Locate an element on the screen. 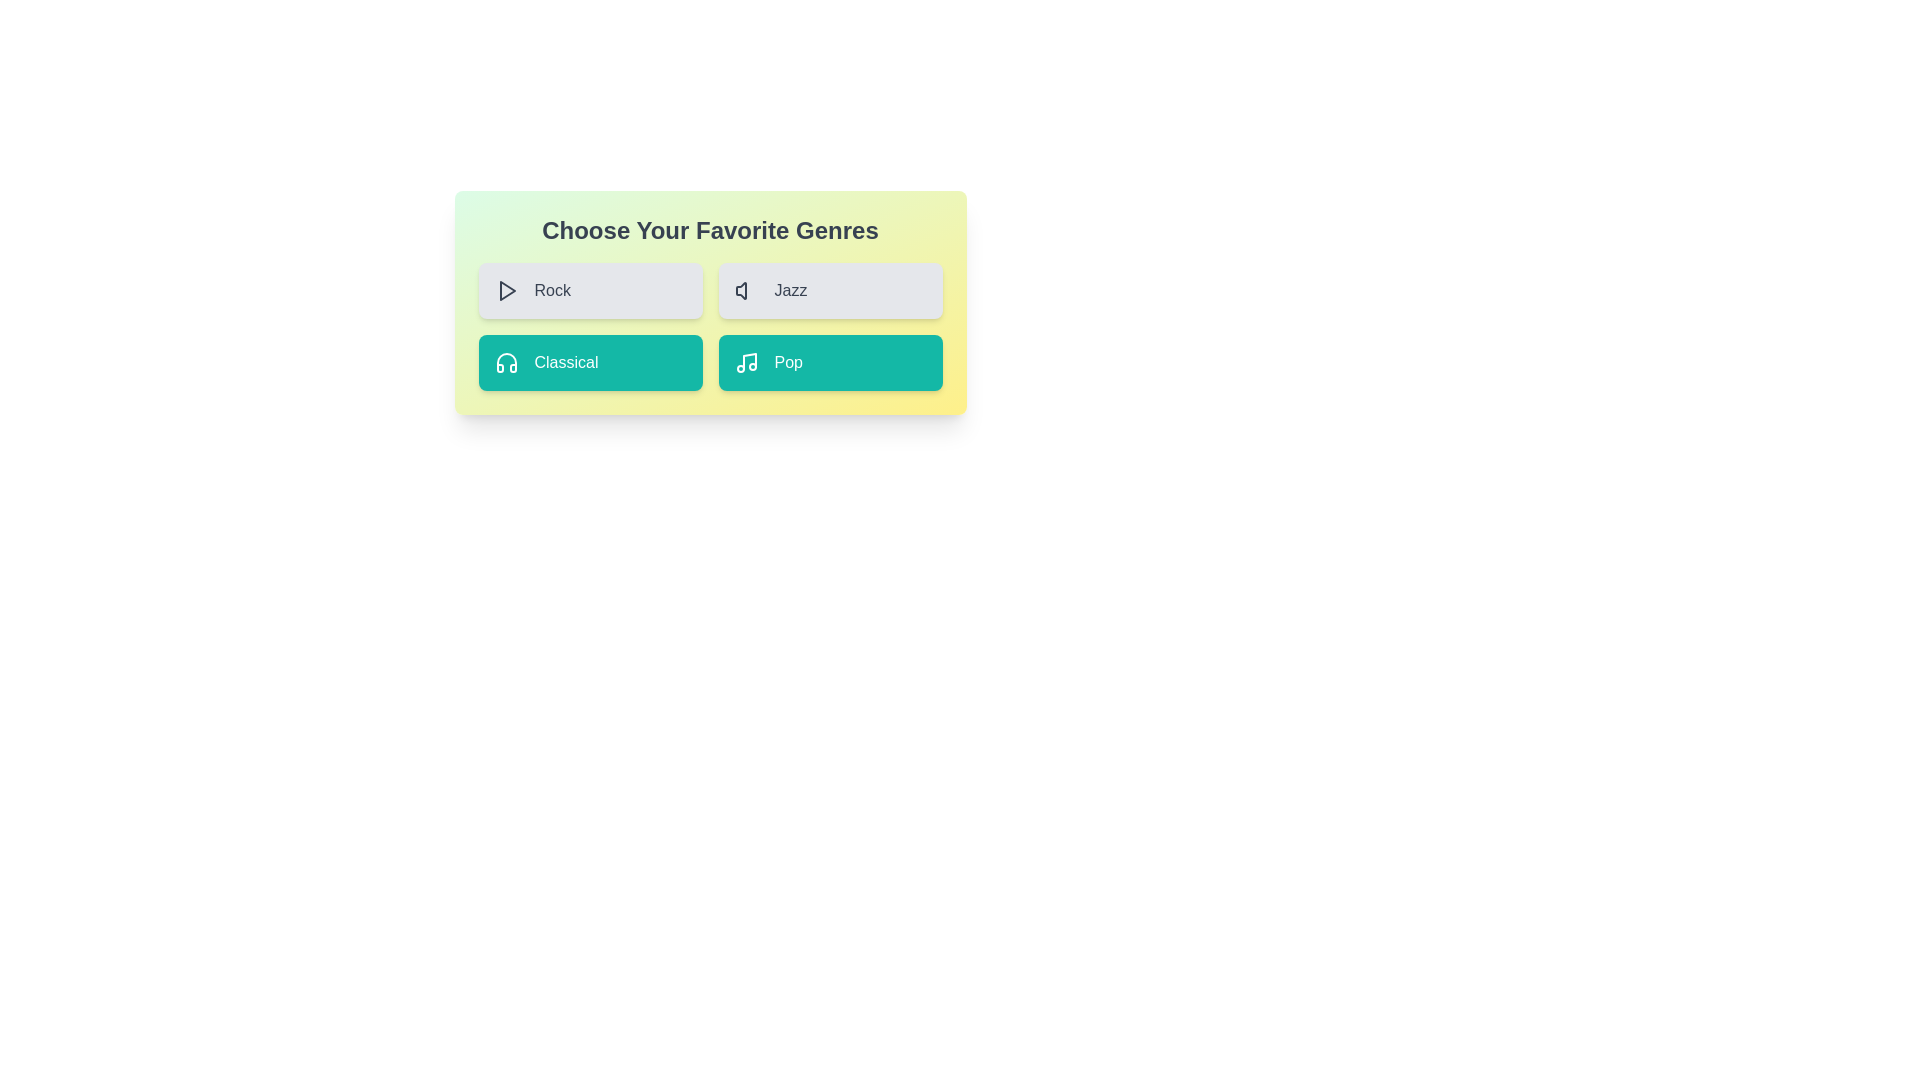 The image size is (1920, 1080). the genre button labeled Jazz is located at coordinates (830, 290).